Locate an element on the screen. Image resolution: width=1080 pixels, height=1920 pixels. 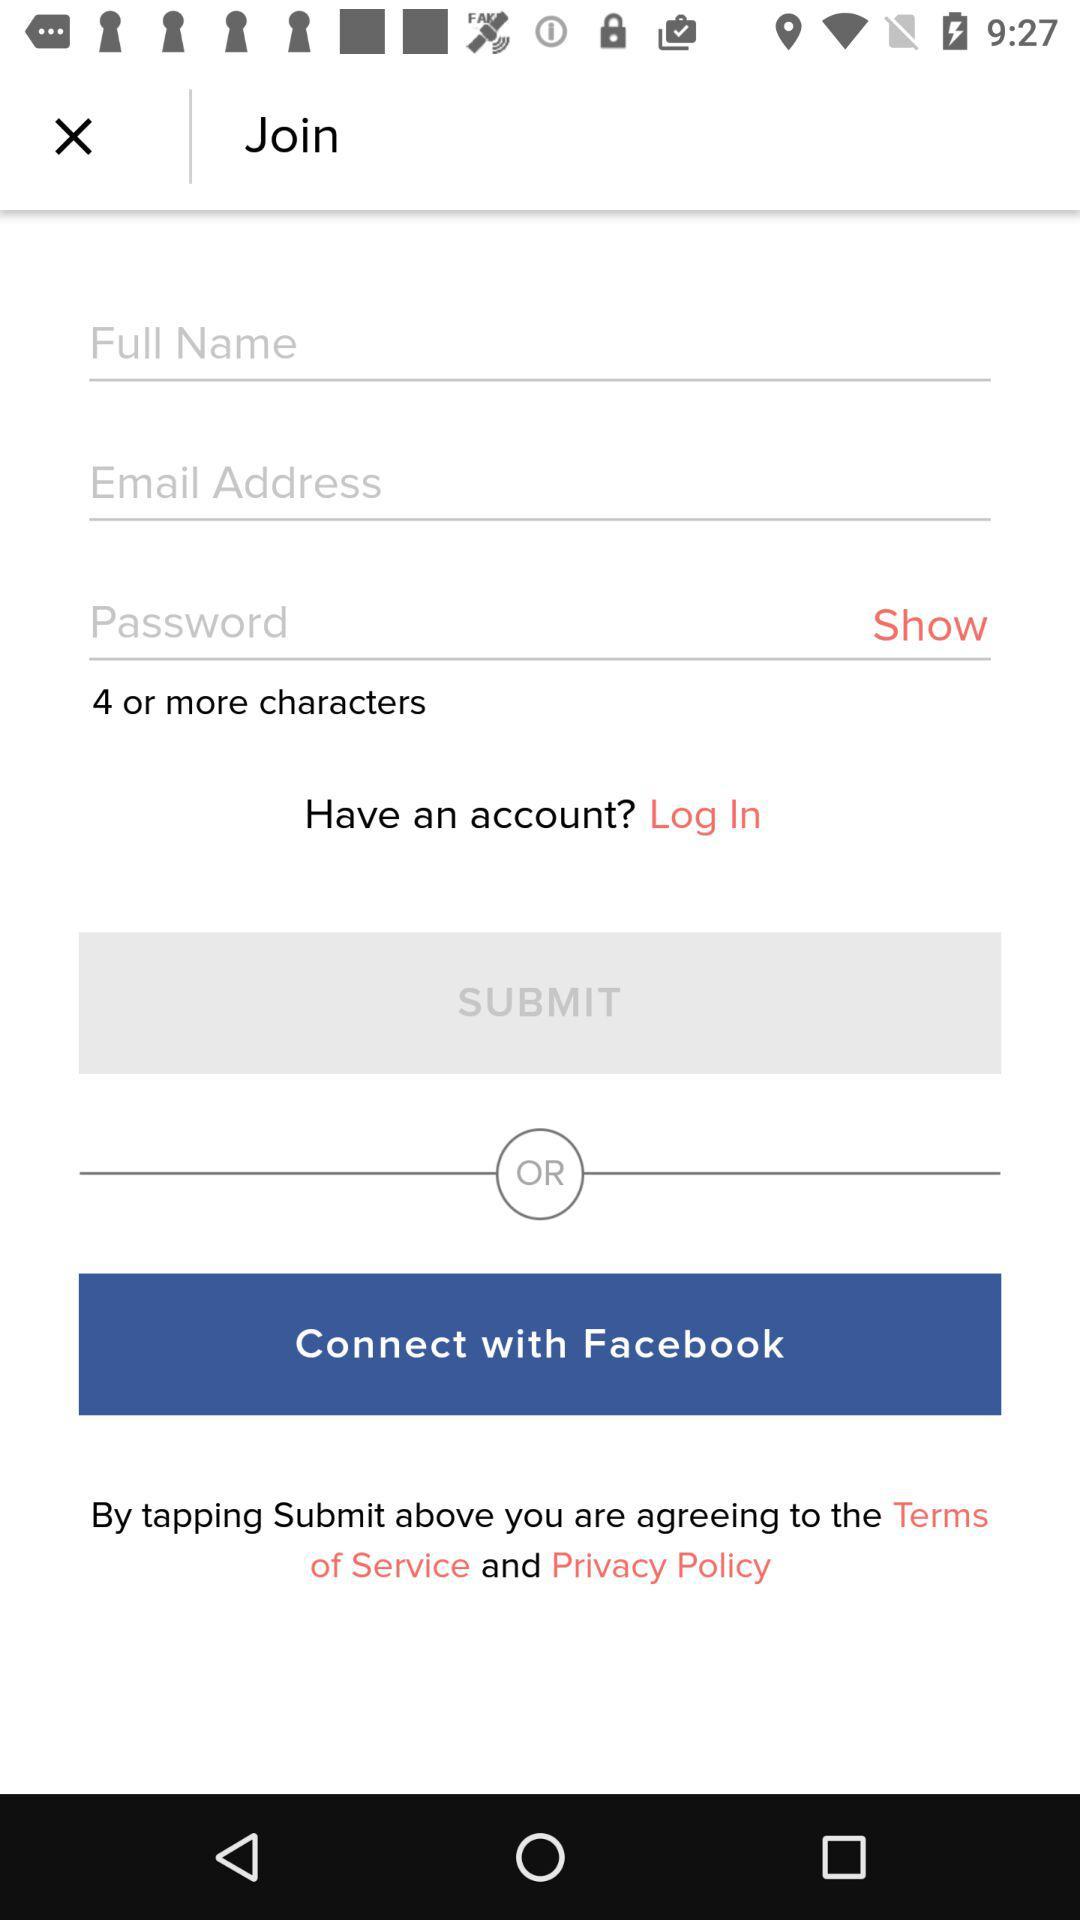
password is located at coordinates (540, 624).